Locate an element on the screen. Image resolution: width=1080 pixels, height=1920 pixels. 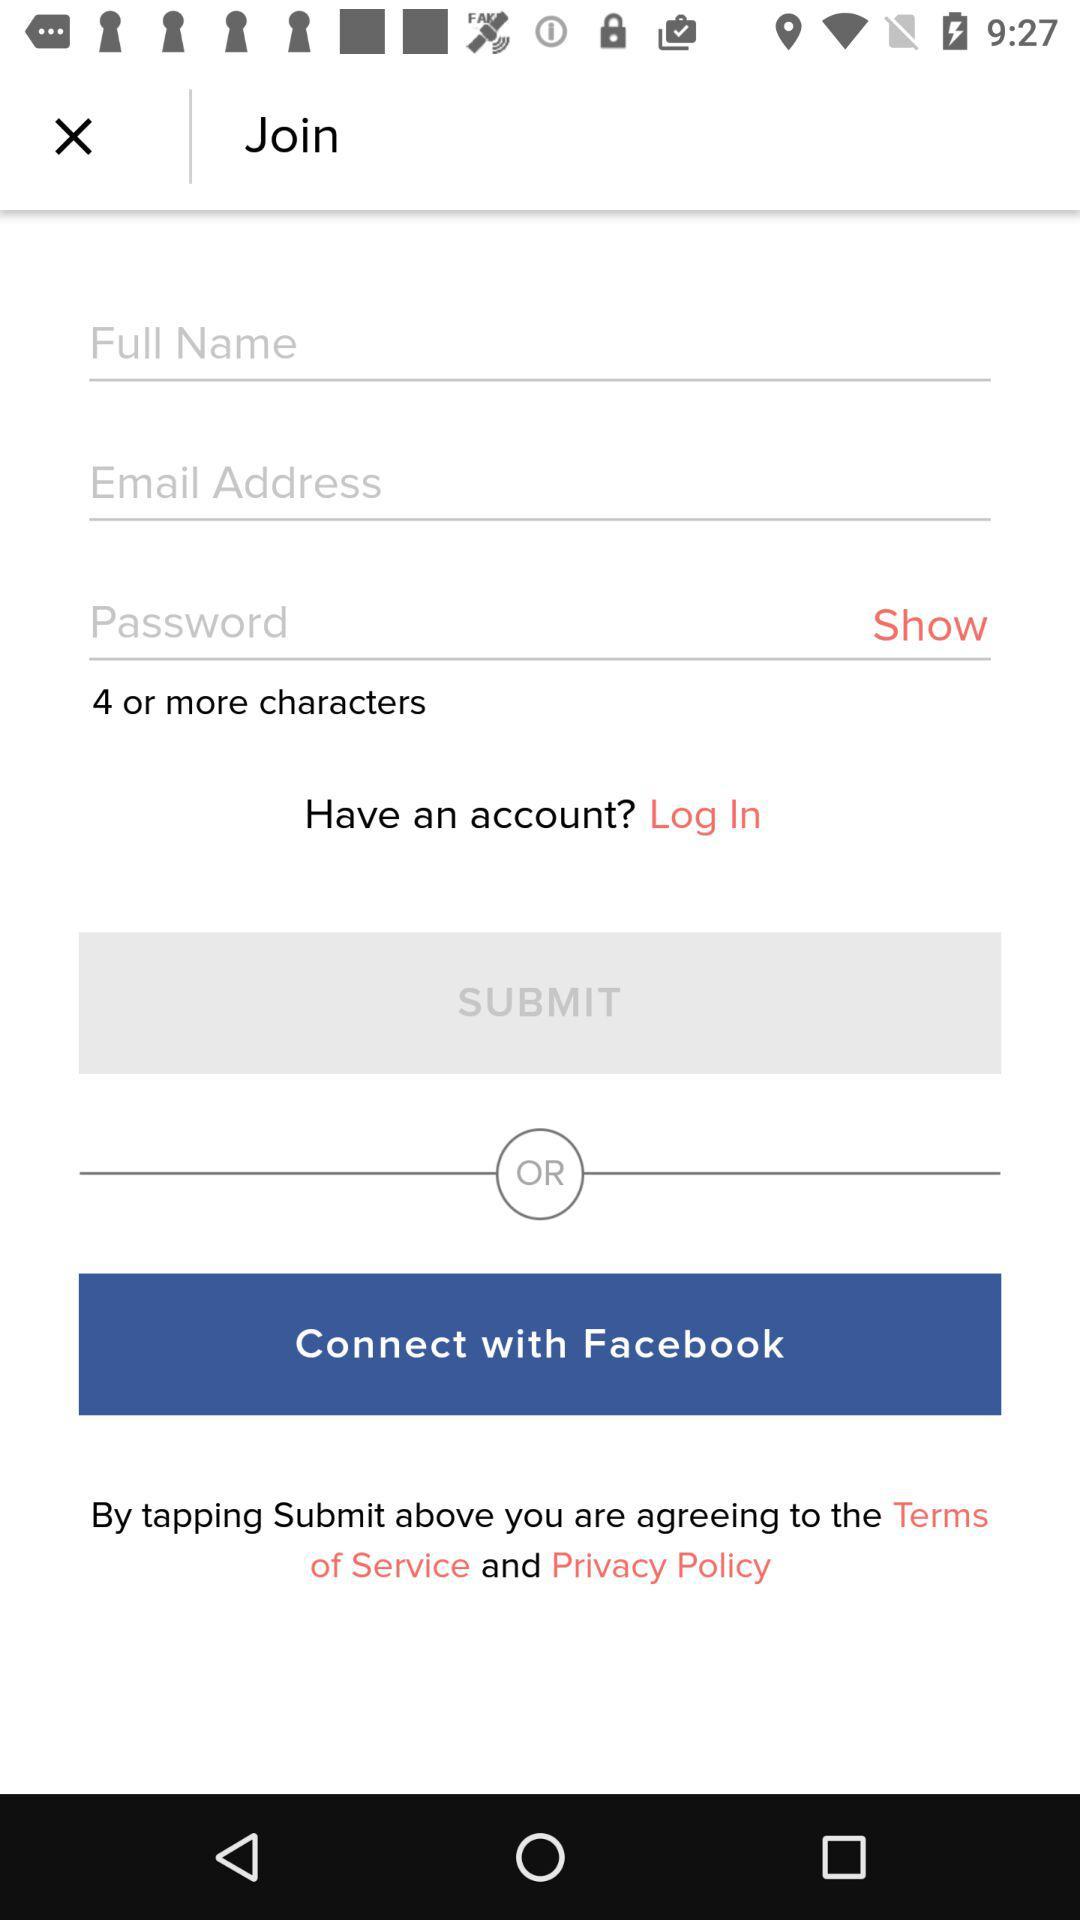
password is located at coordinates (540, 624).